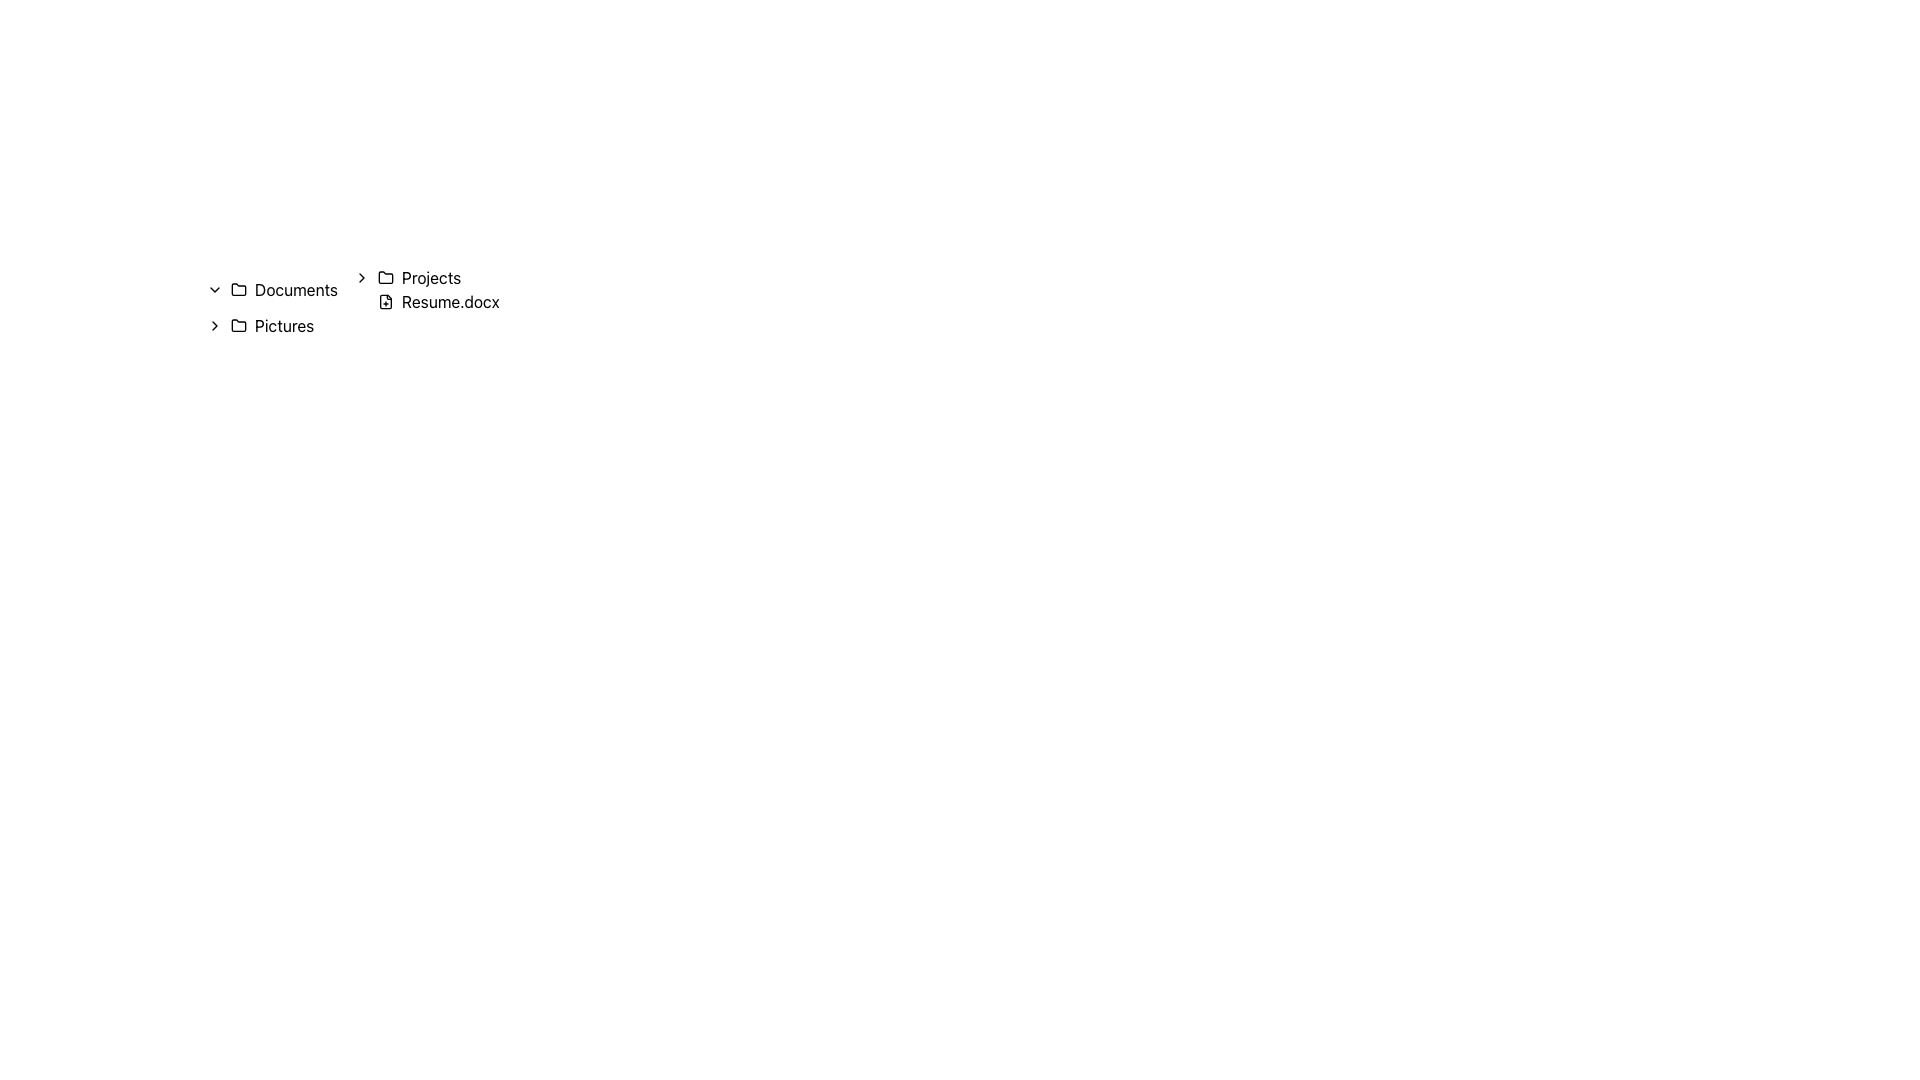 The width and height of the screenshot is (1920, 1080). What do you see at coordinates (215, 325) in the screenshot?
I see `the rightward-facing chevron icon located to the left of the text 'Pictures'` at bounding box center [215, 325].